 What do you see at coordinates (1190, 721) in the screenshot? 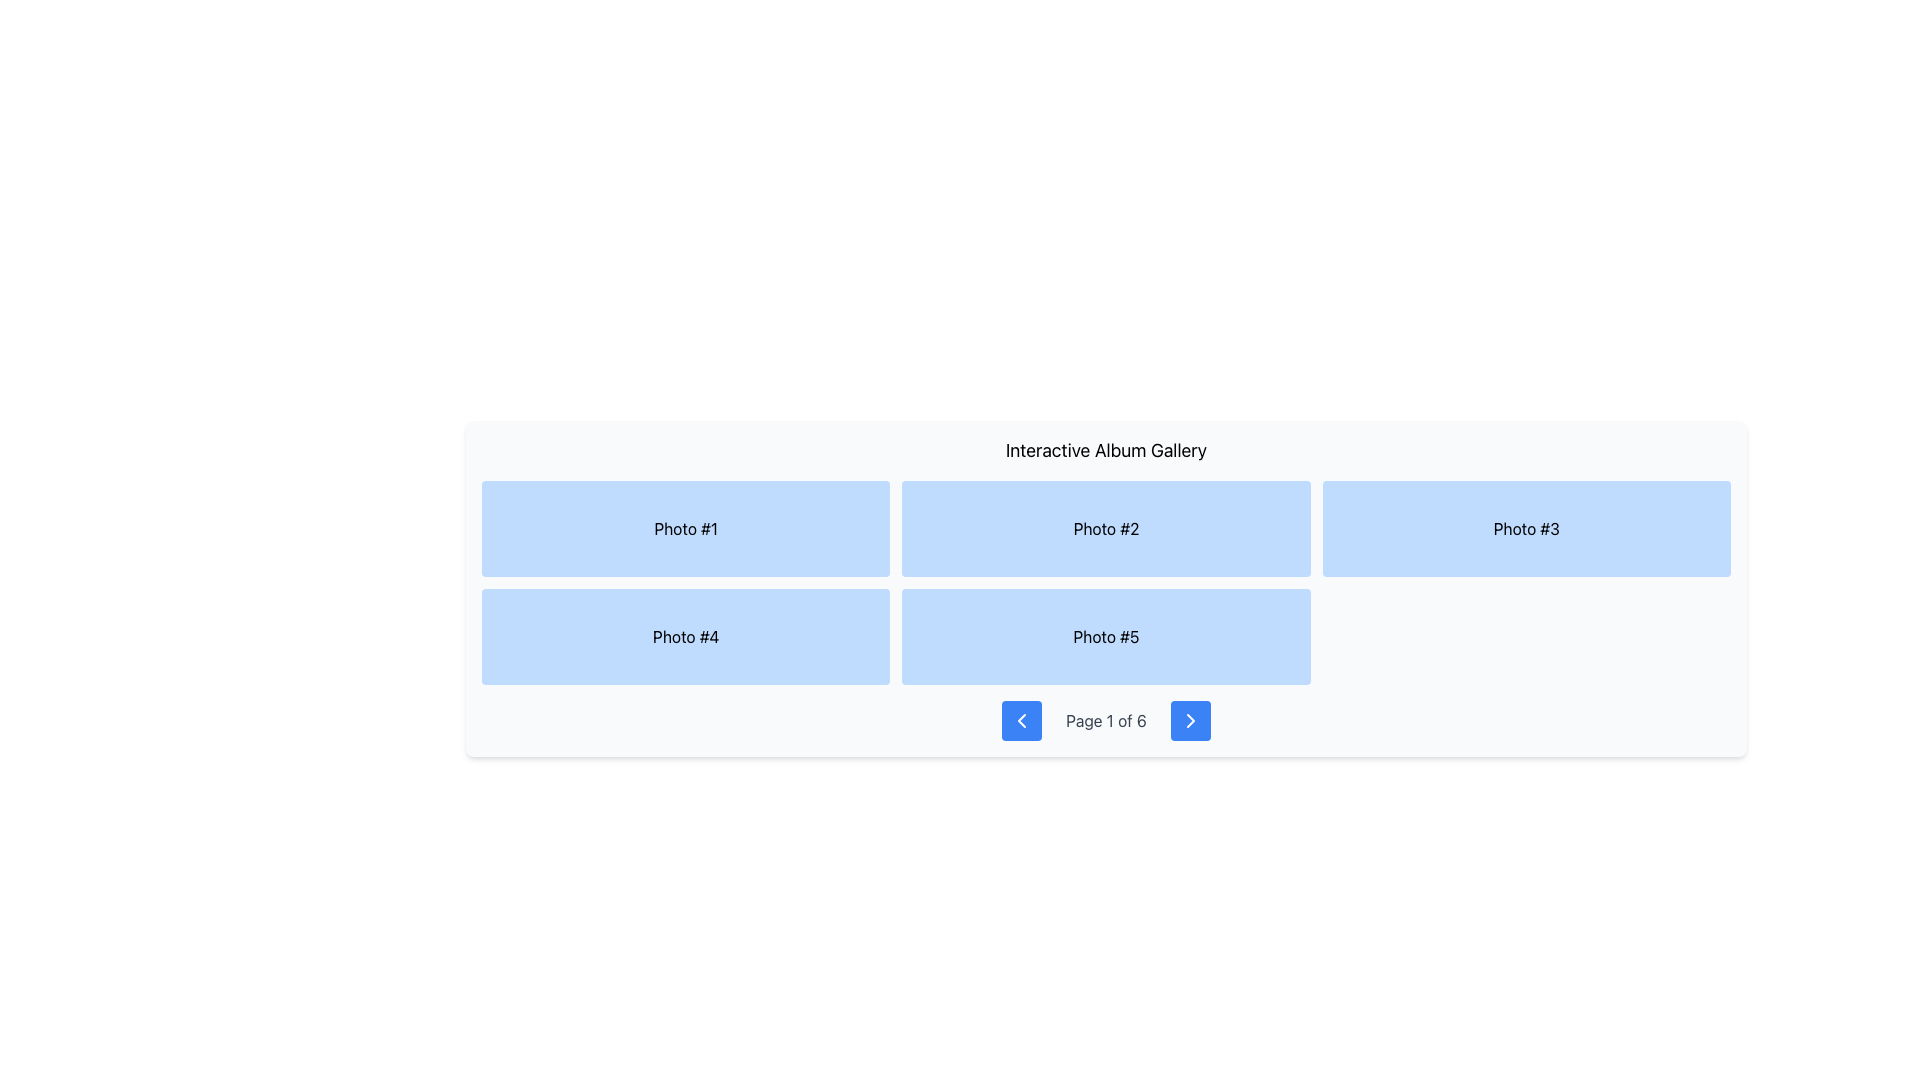
I see `the blue square button with a white right-pointing arrow icon located at the bottom center of the interface` at bounding box center [1190, 721].